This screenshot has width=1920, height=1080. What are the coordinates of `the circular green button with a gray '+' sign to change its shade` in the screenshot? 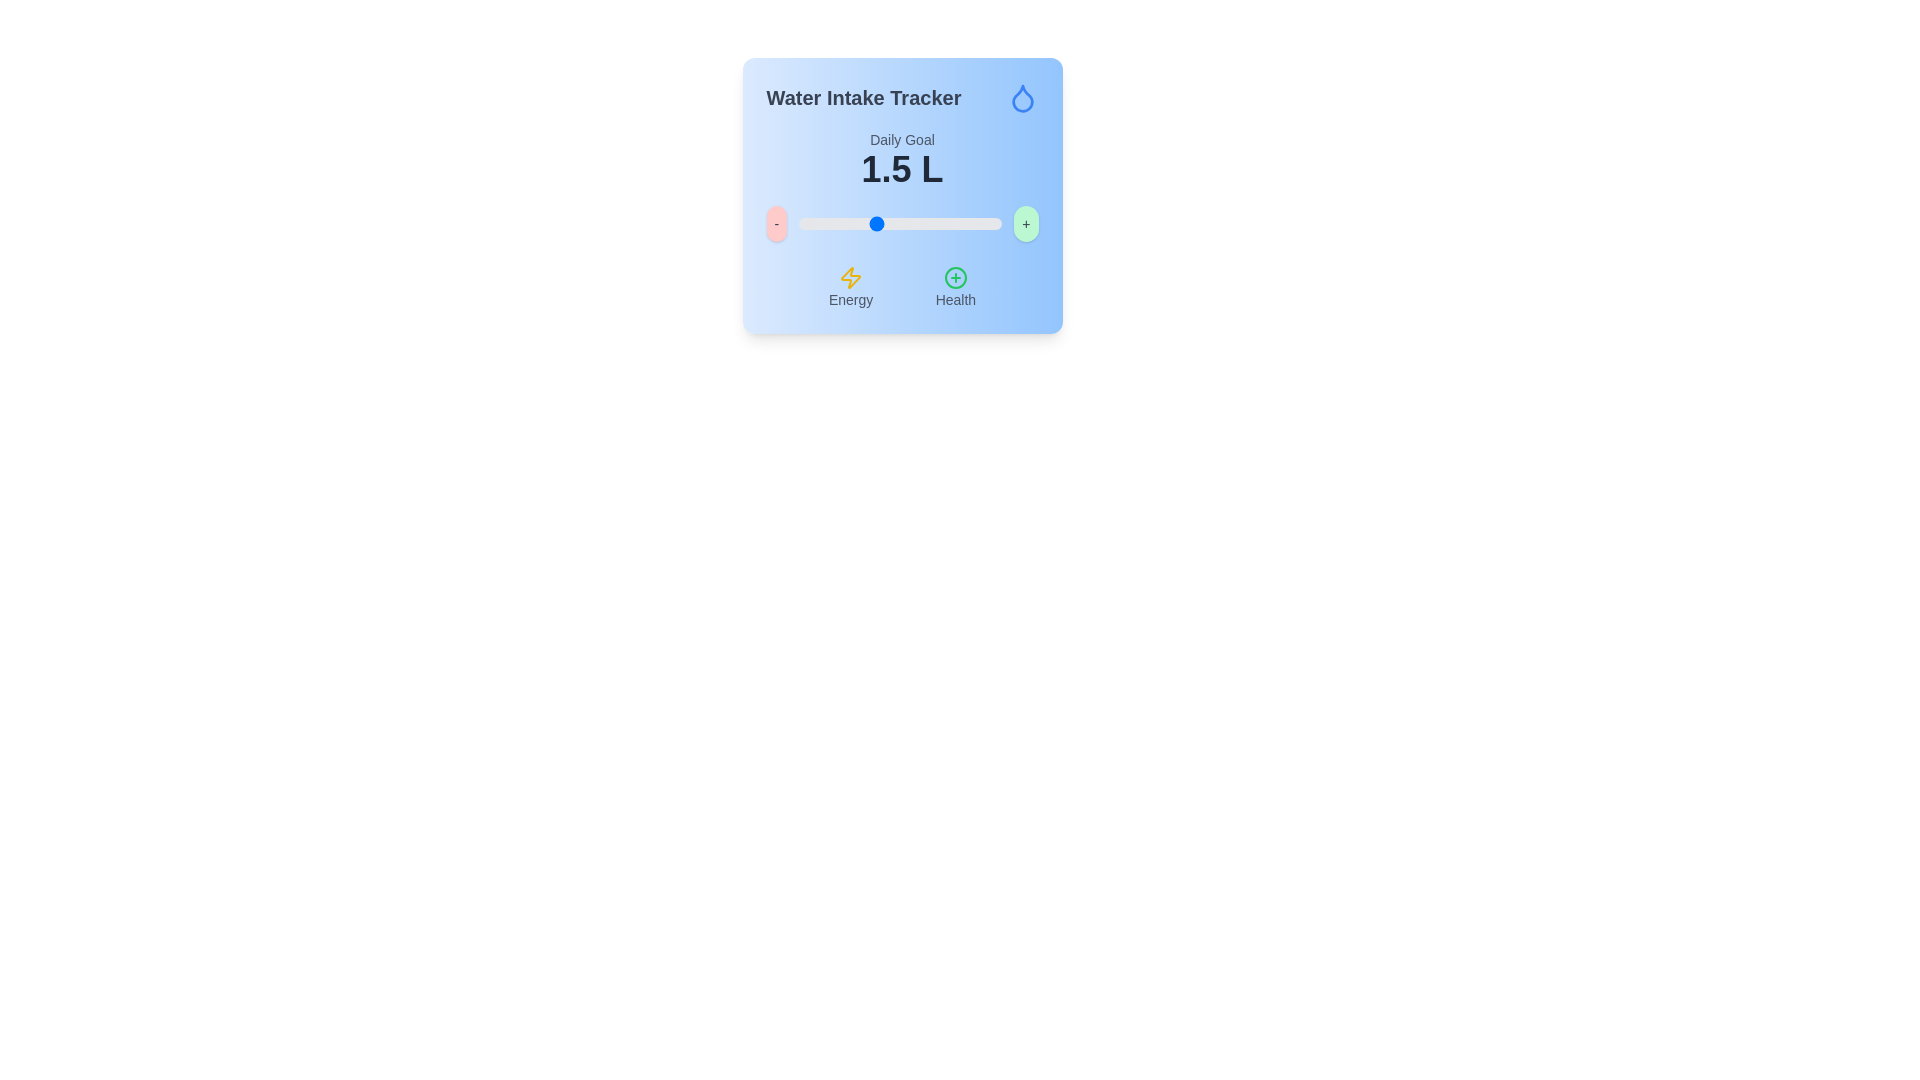 It's located at (1026, 223).